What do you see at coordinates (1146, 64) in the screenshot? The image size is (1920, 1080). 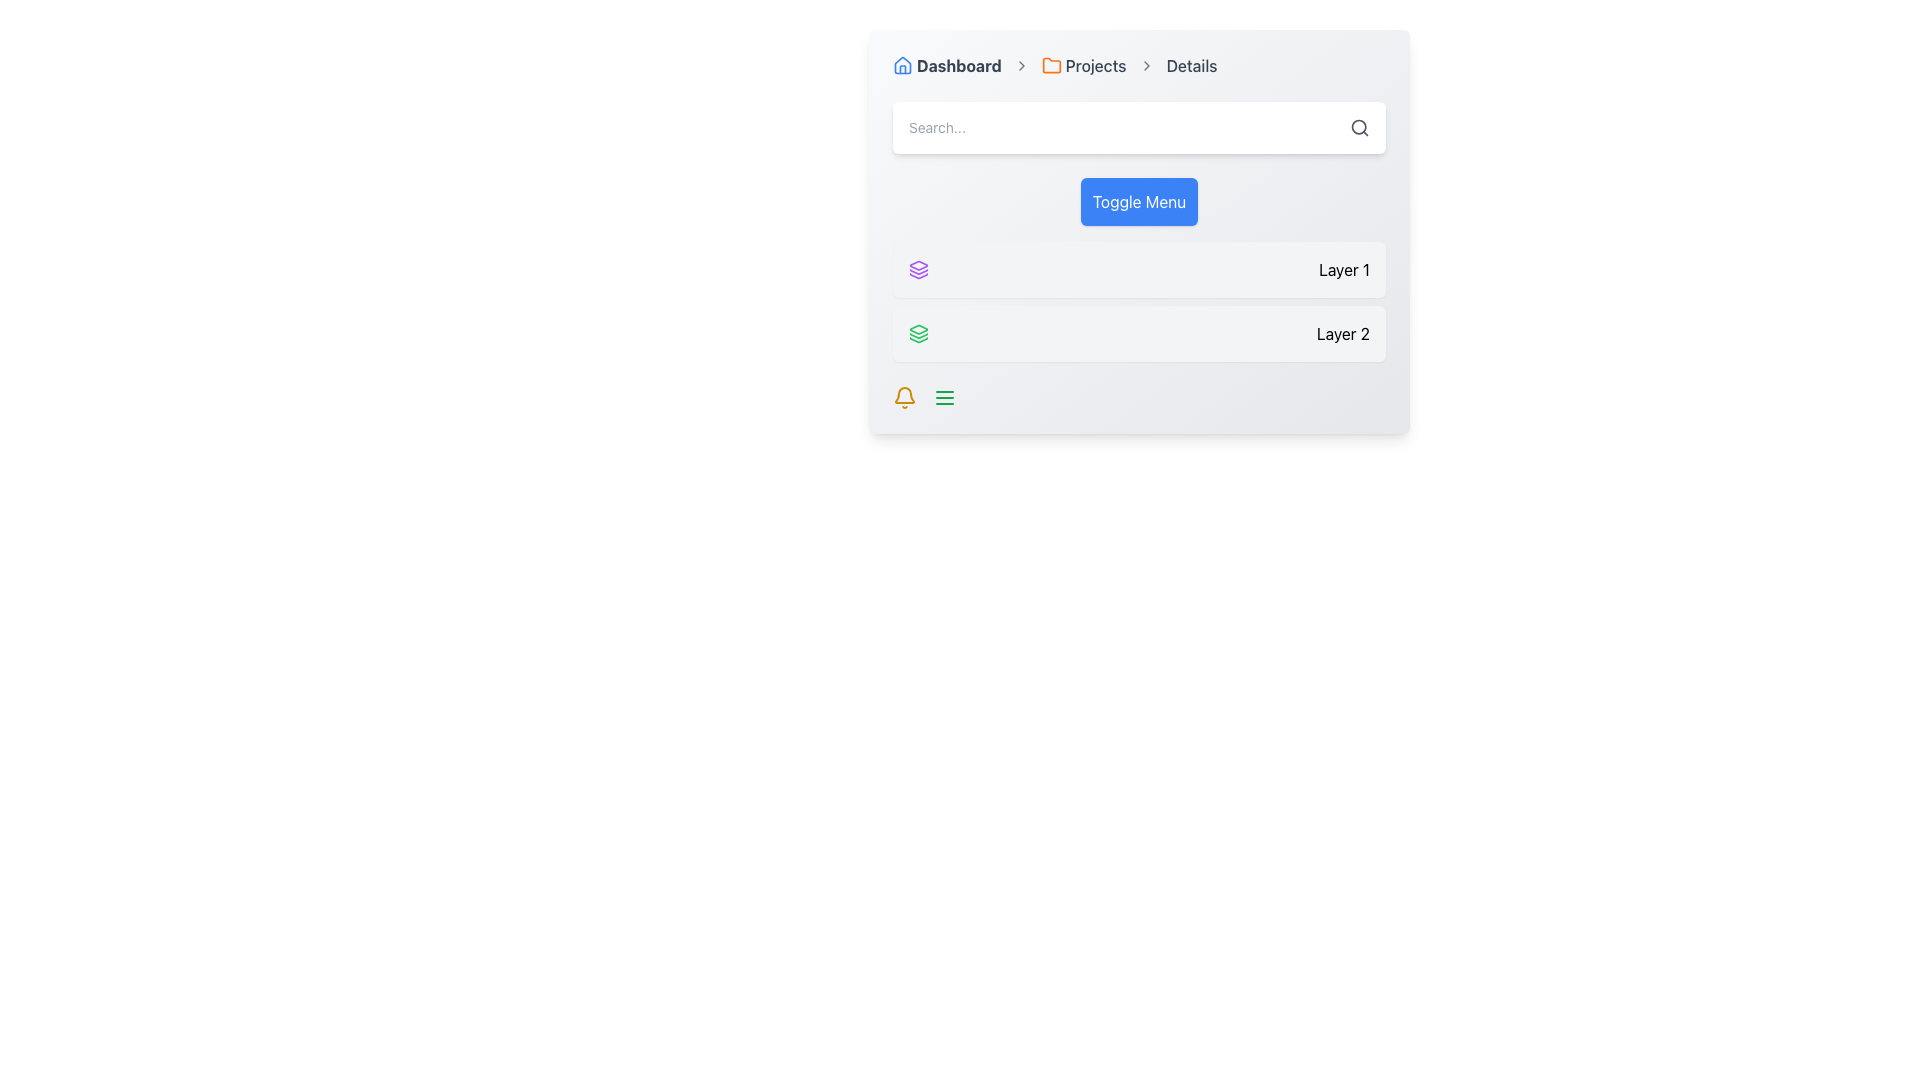 I see `the third right-pointing chevron icon in the breadcrumb navigation bar, which is gray-colored and positioned between the 'Projects' and 'Details' text` at bounding box center [1146, 64].